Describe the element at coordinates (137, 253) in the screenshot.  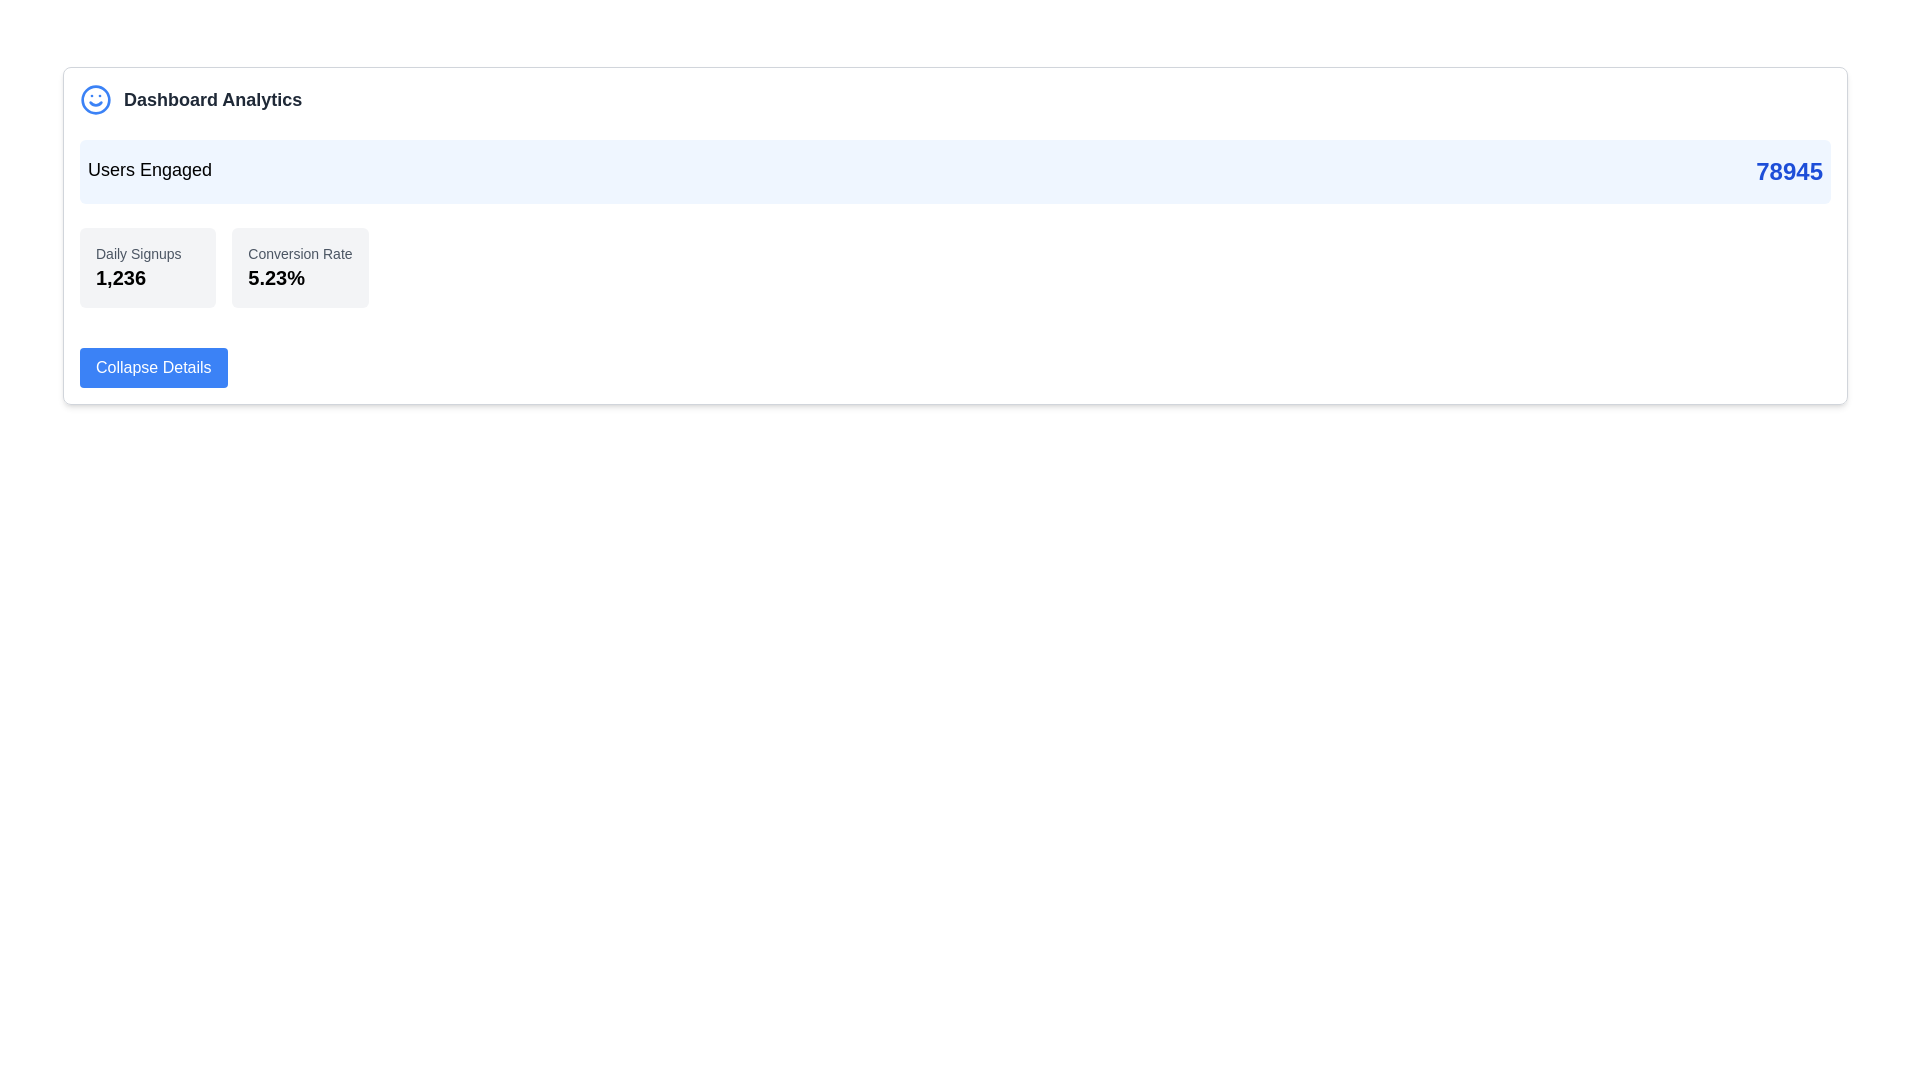
I see `the static text label indicating the value '1,236', which serves as a descriptor for daily signups` at that location.